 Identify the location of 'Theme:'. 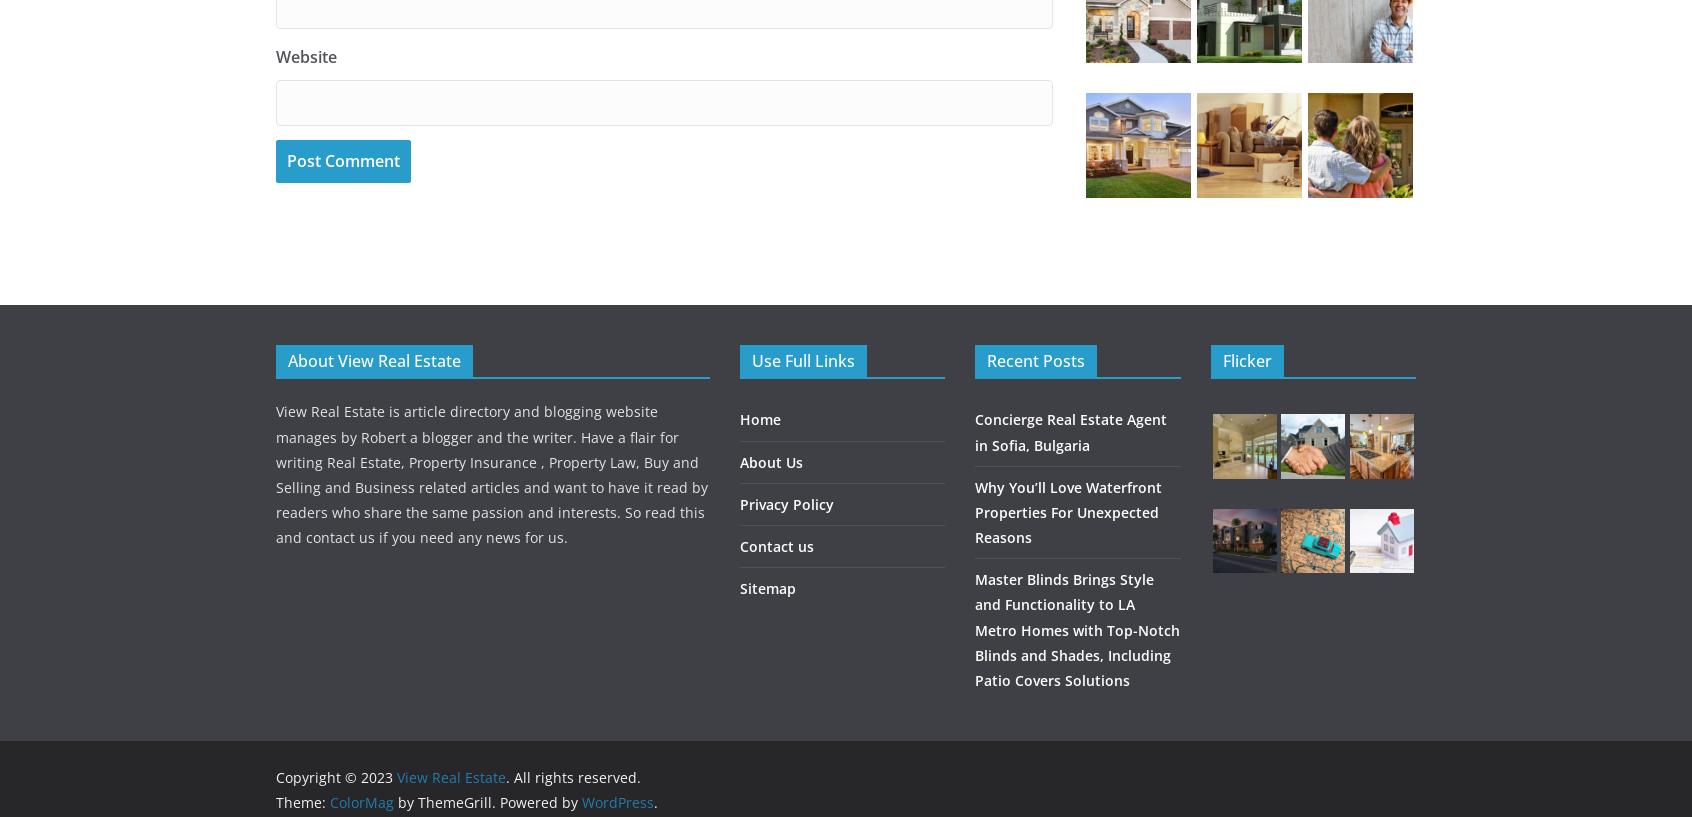
(302, 802).